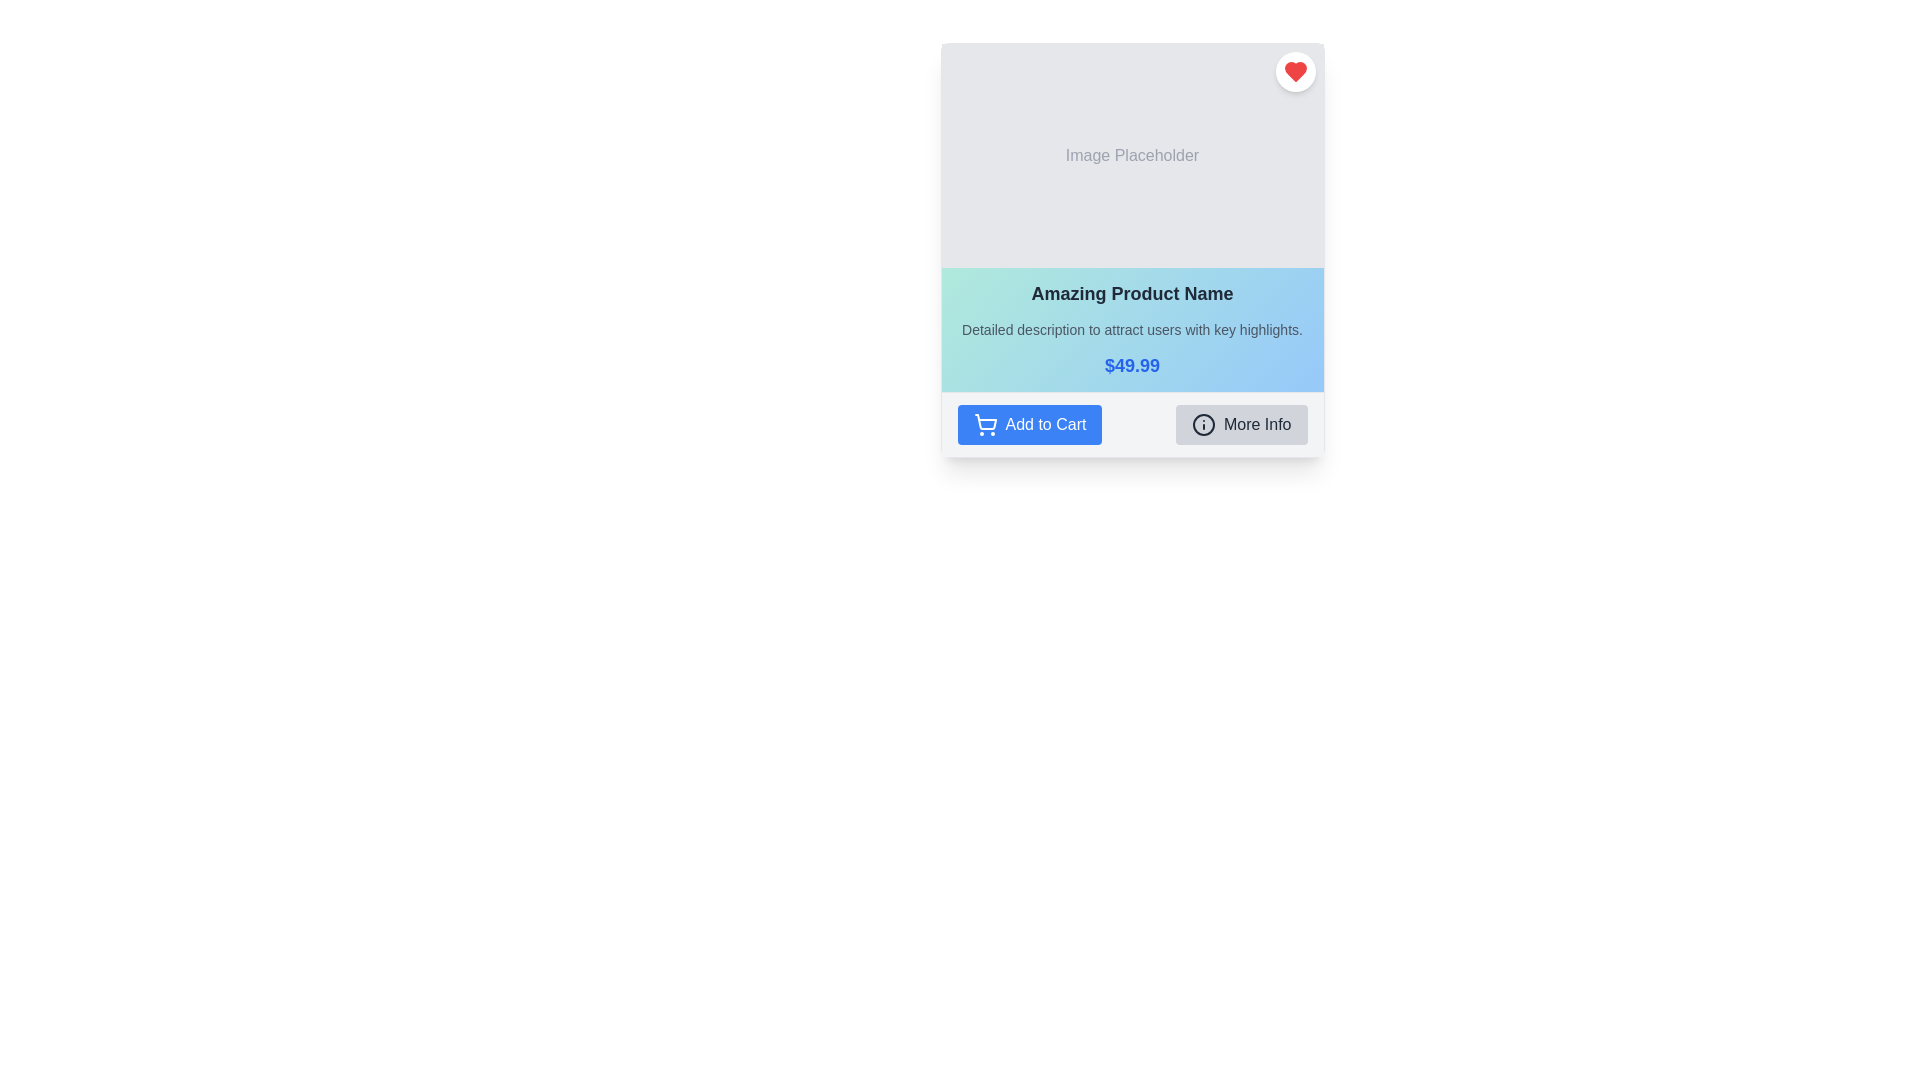 The image size is (1920, 1080). What do you see at coordinates (1240, 423) in the screenshot?
I see `the 'More Info' button with a gray background and an information symbol to the right of the 'Add to Cart' button` at bounding box center [1240, 423].